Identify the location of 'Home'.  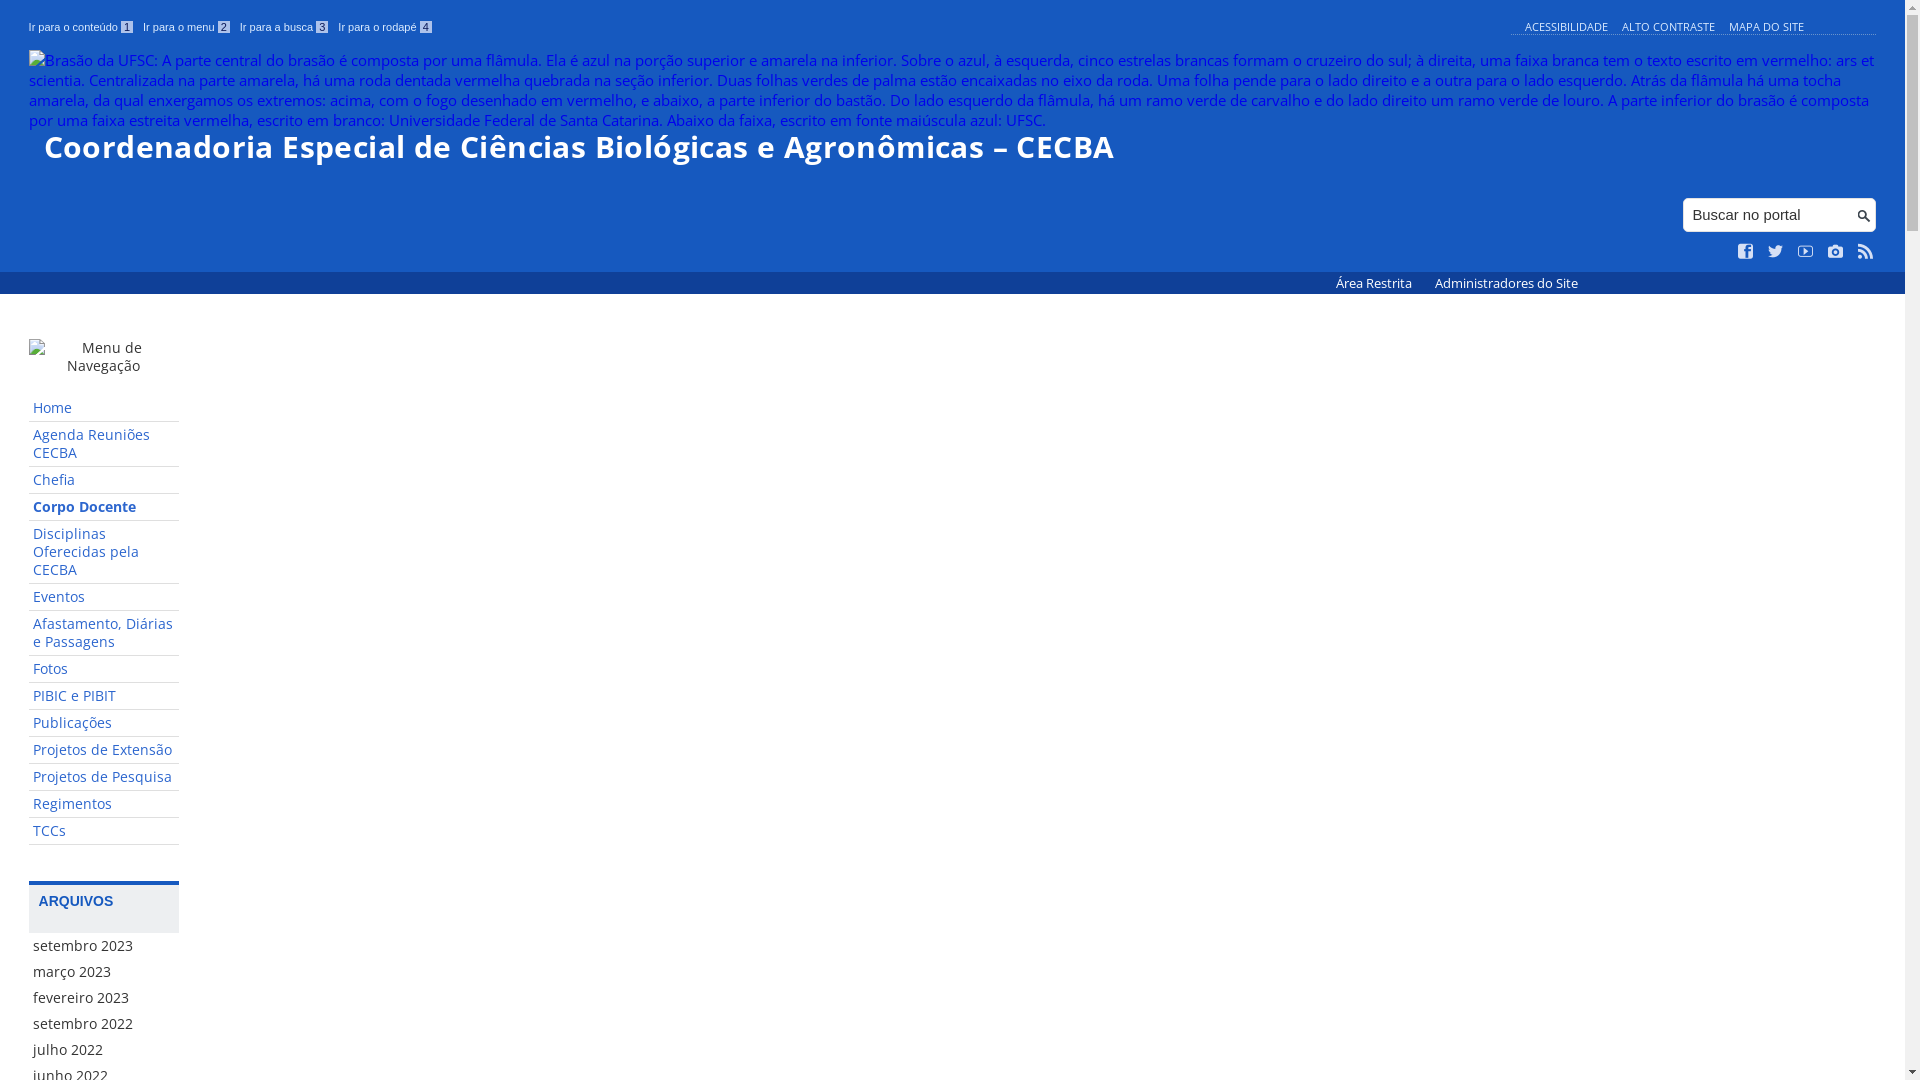
(28, 407).